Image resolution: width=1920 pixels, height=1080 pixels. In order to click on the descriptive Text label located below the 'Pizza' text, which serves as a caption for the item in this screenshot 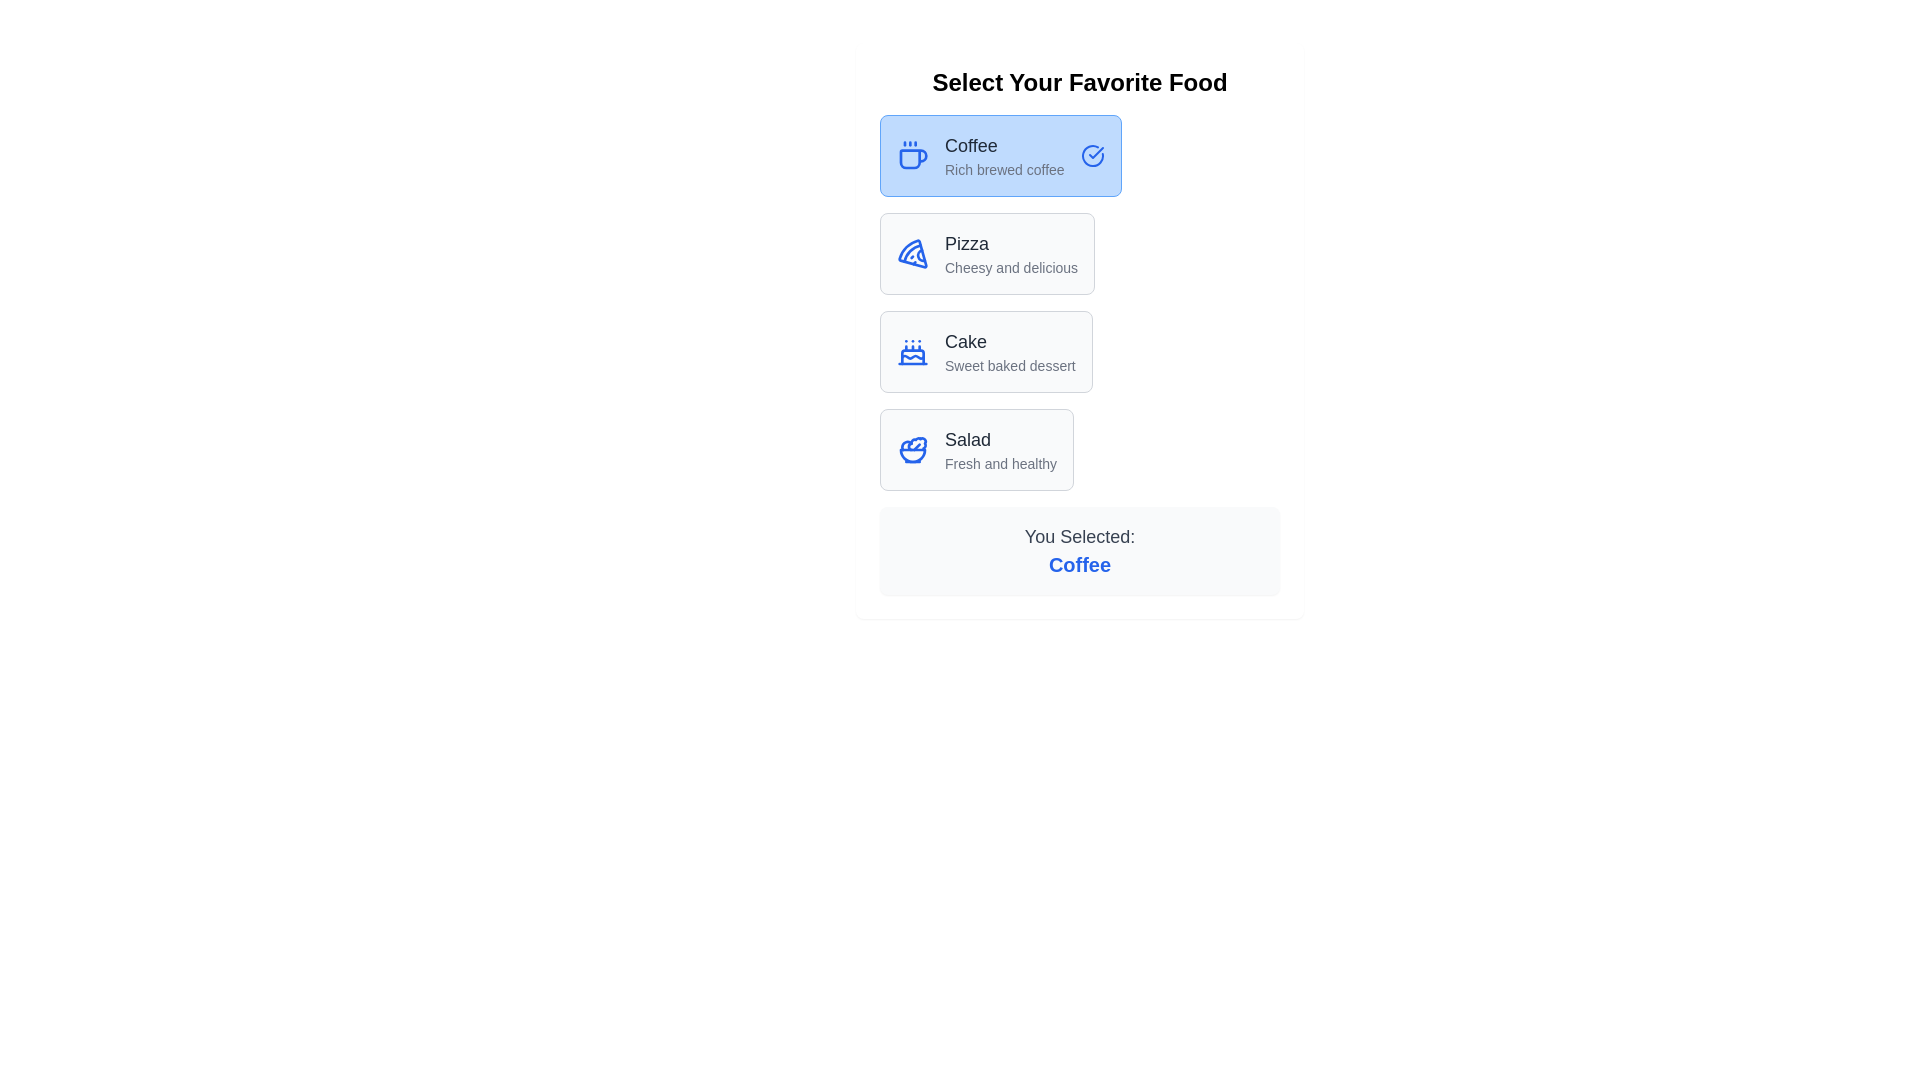, I will do `click(1011, 266)`.